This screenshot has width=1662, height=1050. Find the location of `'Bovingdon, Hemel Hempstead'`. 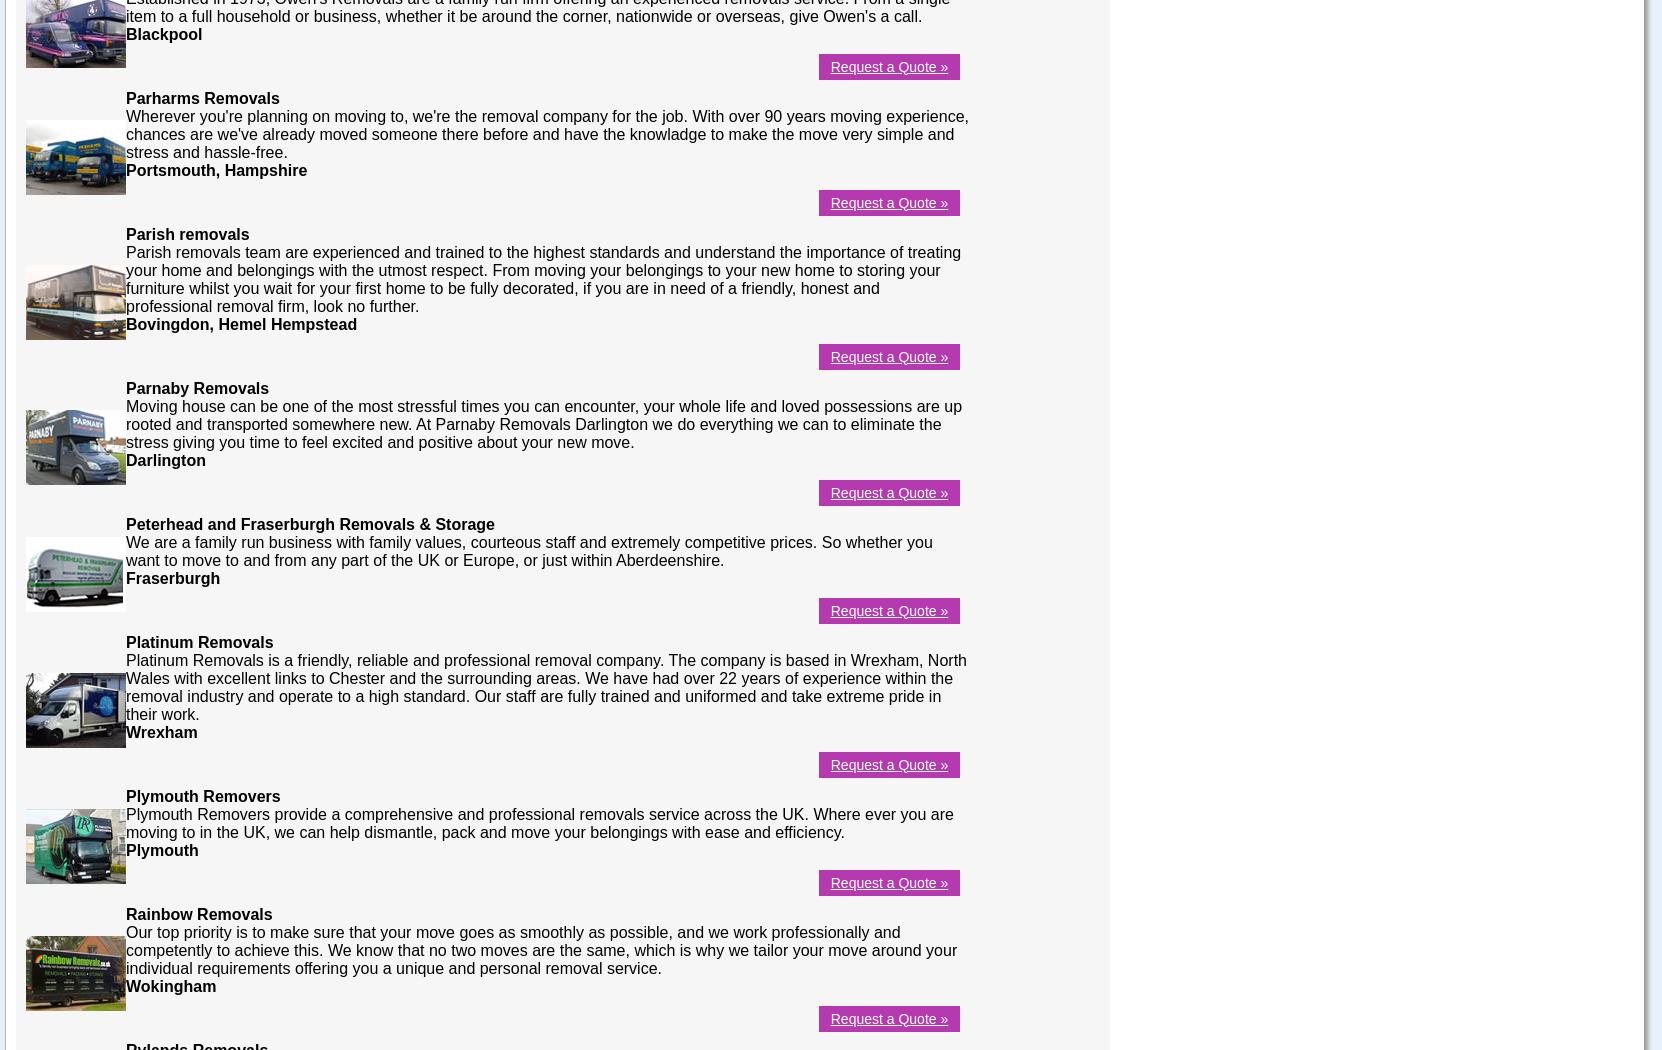

'Bovingdon, Hemel Hempstead' is located at coordinates (240, 323).